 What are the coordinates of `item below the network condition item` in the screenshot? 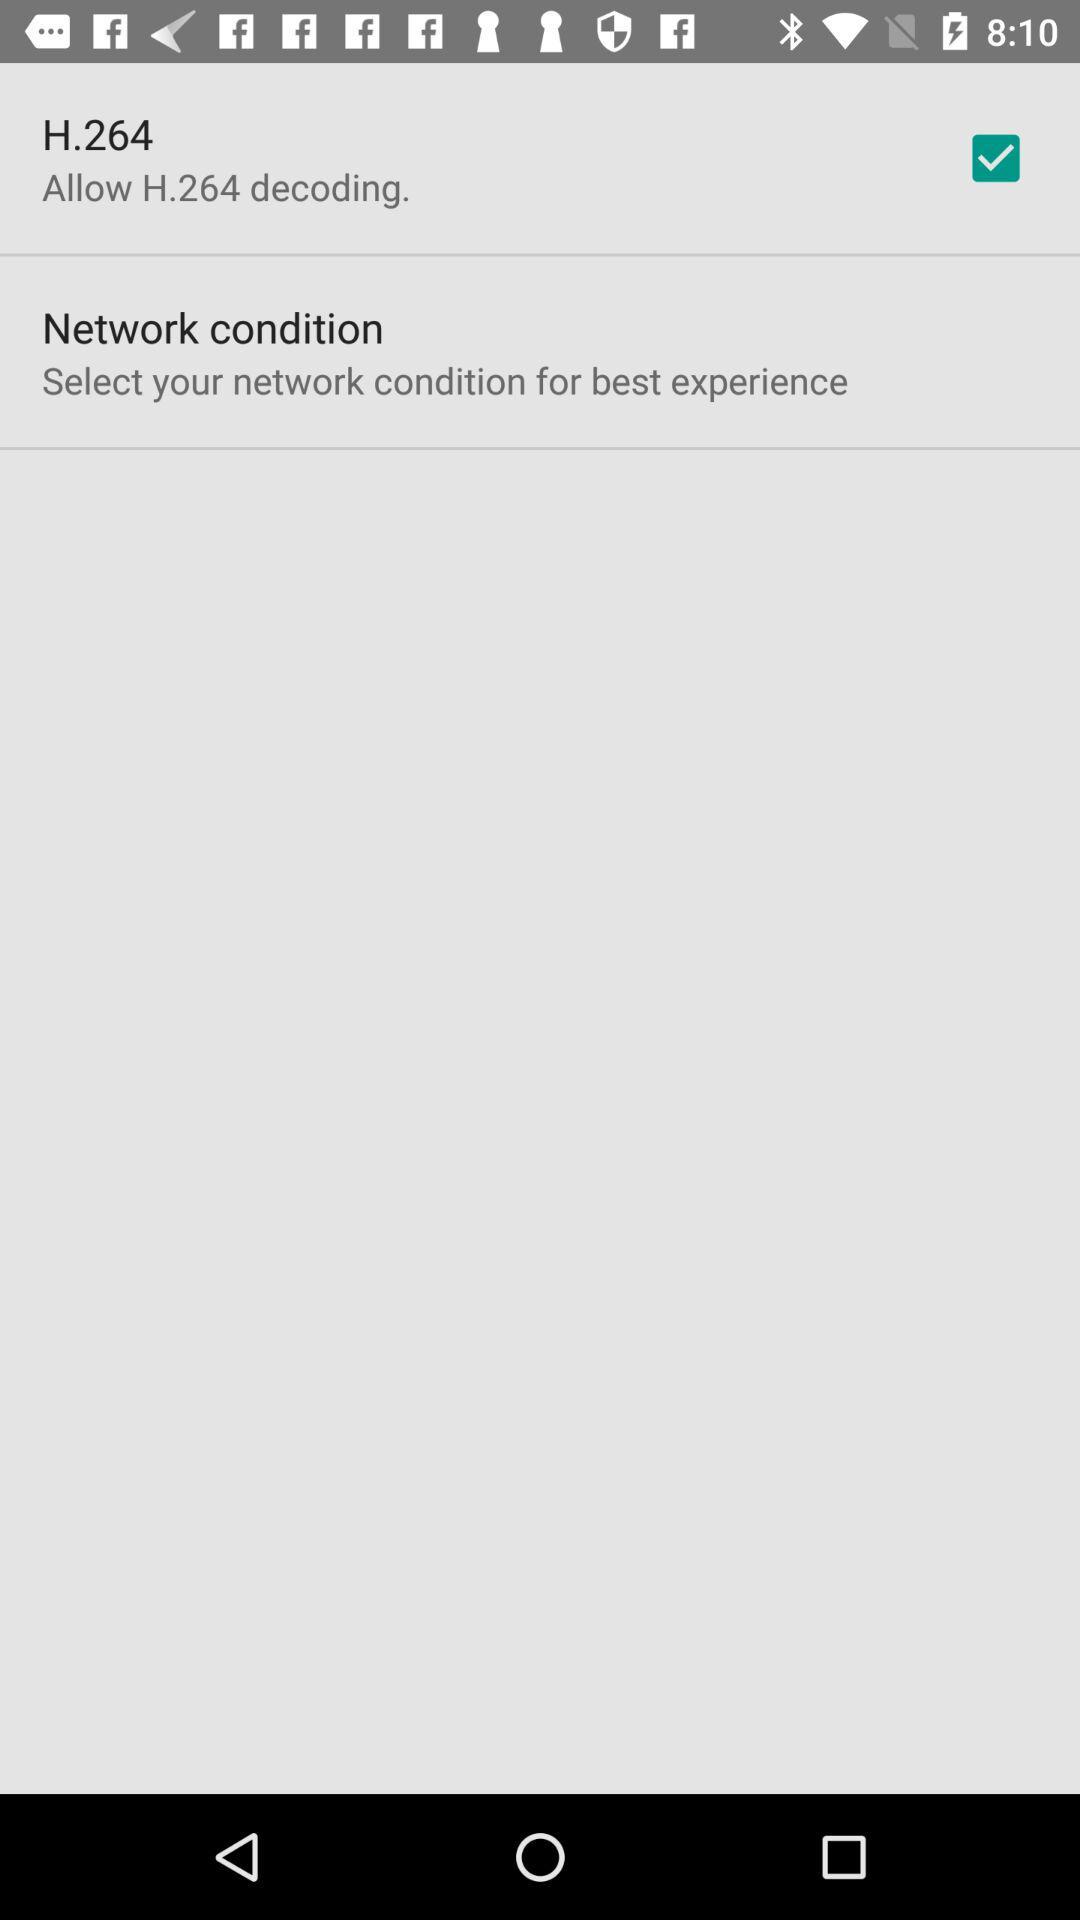 It's located at (444, 380).